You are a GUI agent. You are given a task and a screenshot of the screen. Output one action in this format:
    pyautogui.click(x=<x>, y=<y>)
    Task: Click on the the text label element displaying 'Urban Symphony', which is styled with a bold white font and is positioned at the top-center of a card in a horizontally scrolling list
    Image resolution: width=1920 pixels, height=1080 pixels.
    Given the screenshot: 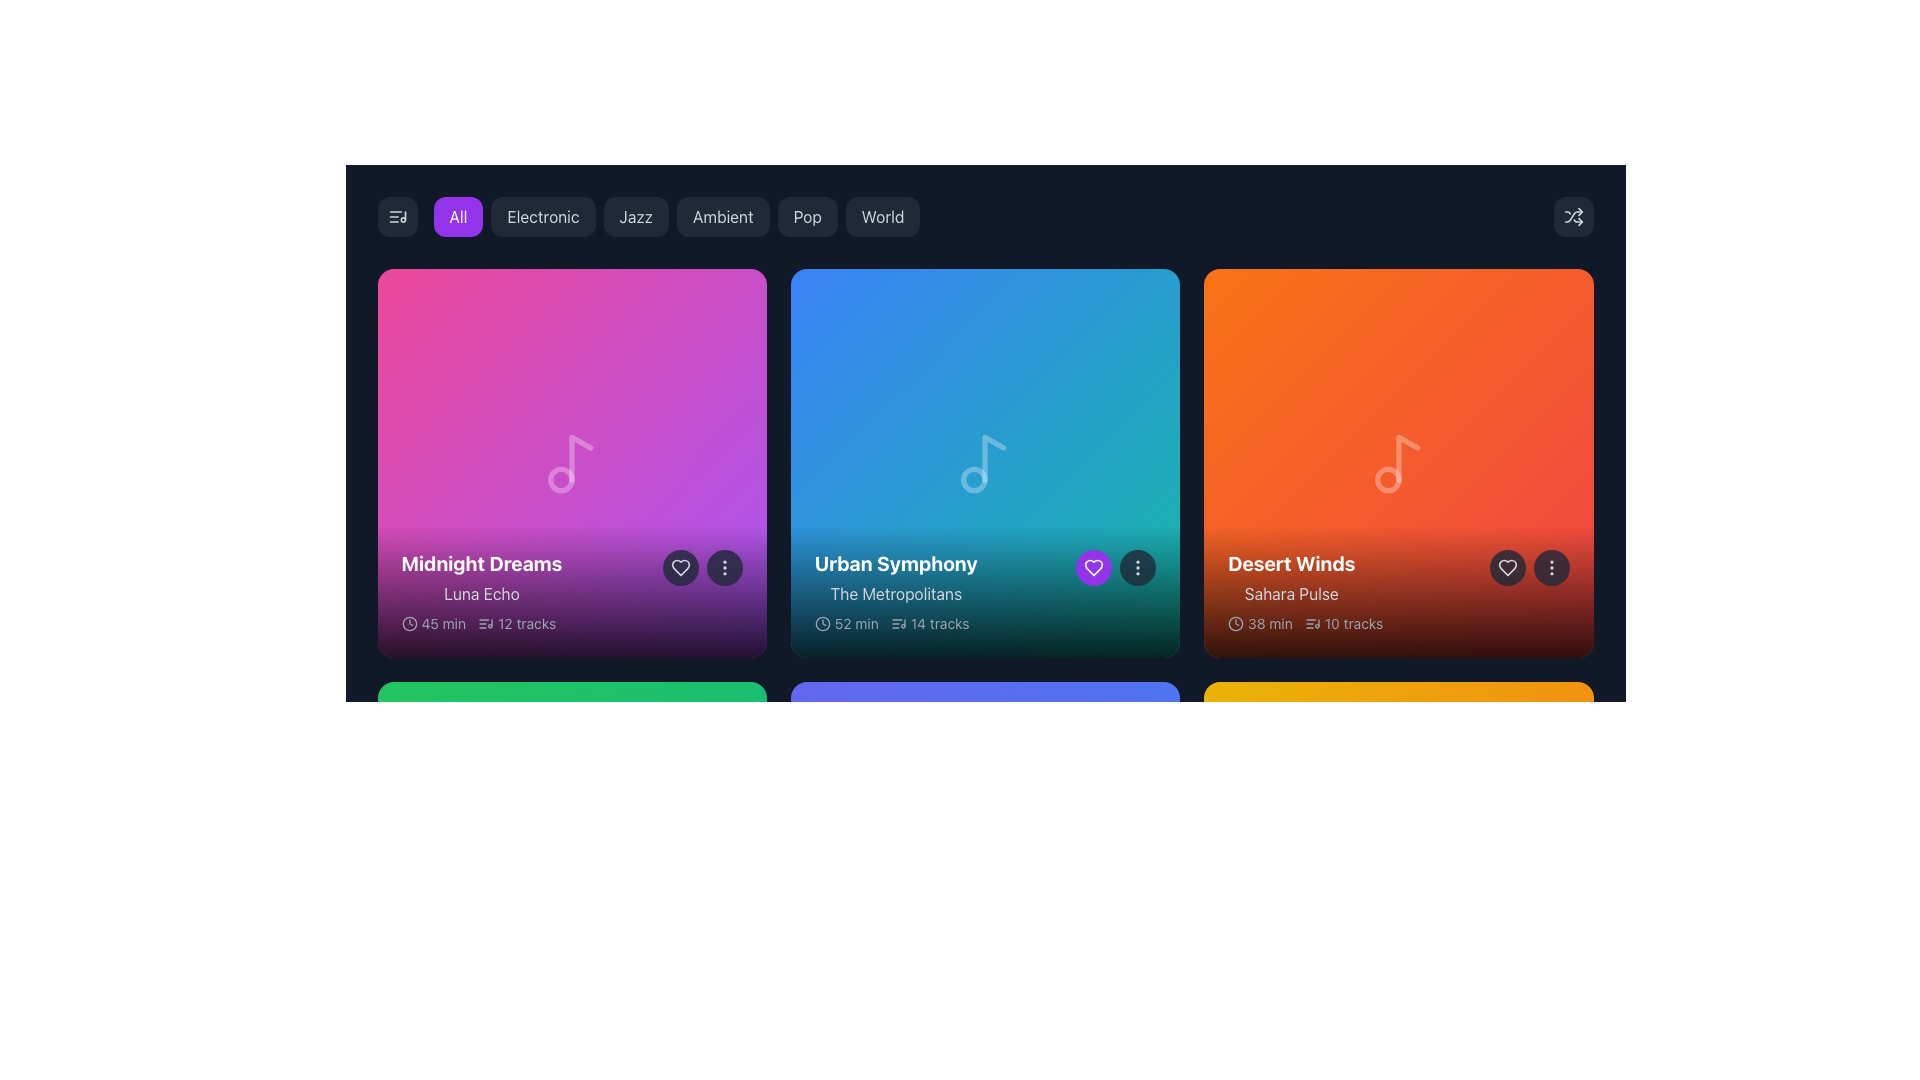 What is the action you would take?
    pyautogui.click(x=895, y=564)
    